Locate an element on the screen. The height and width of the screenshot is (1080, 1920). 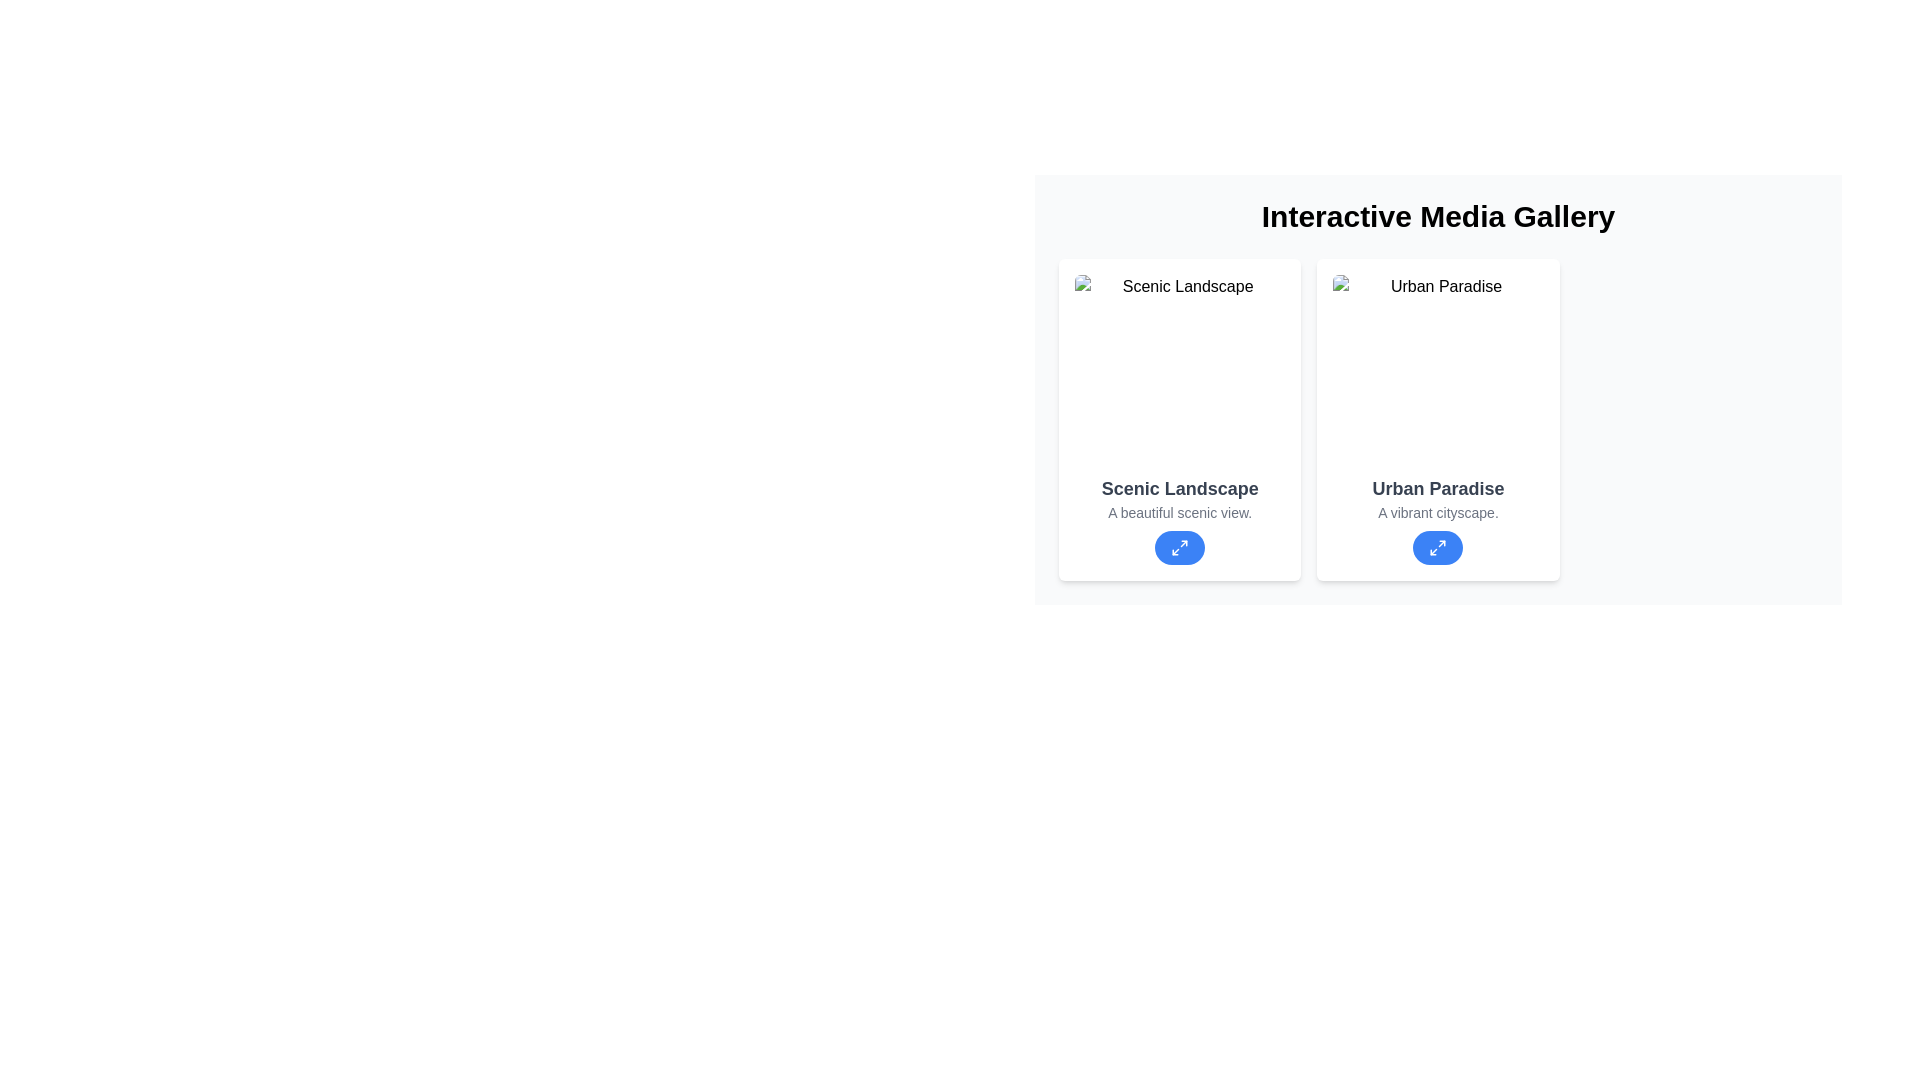
the icon button with outward-pointing diagonal arrows located inside a blue circular button below the 'Urban Paradise' text is located at coordinates (1437, 547).